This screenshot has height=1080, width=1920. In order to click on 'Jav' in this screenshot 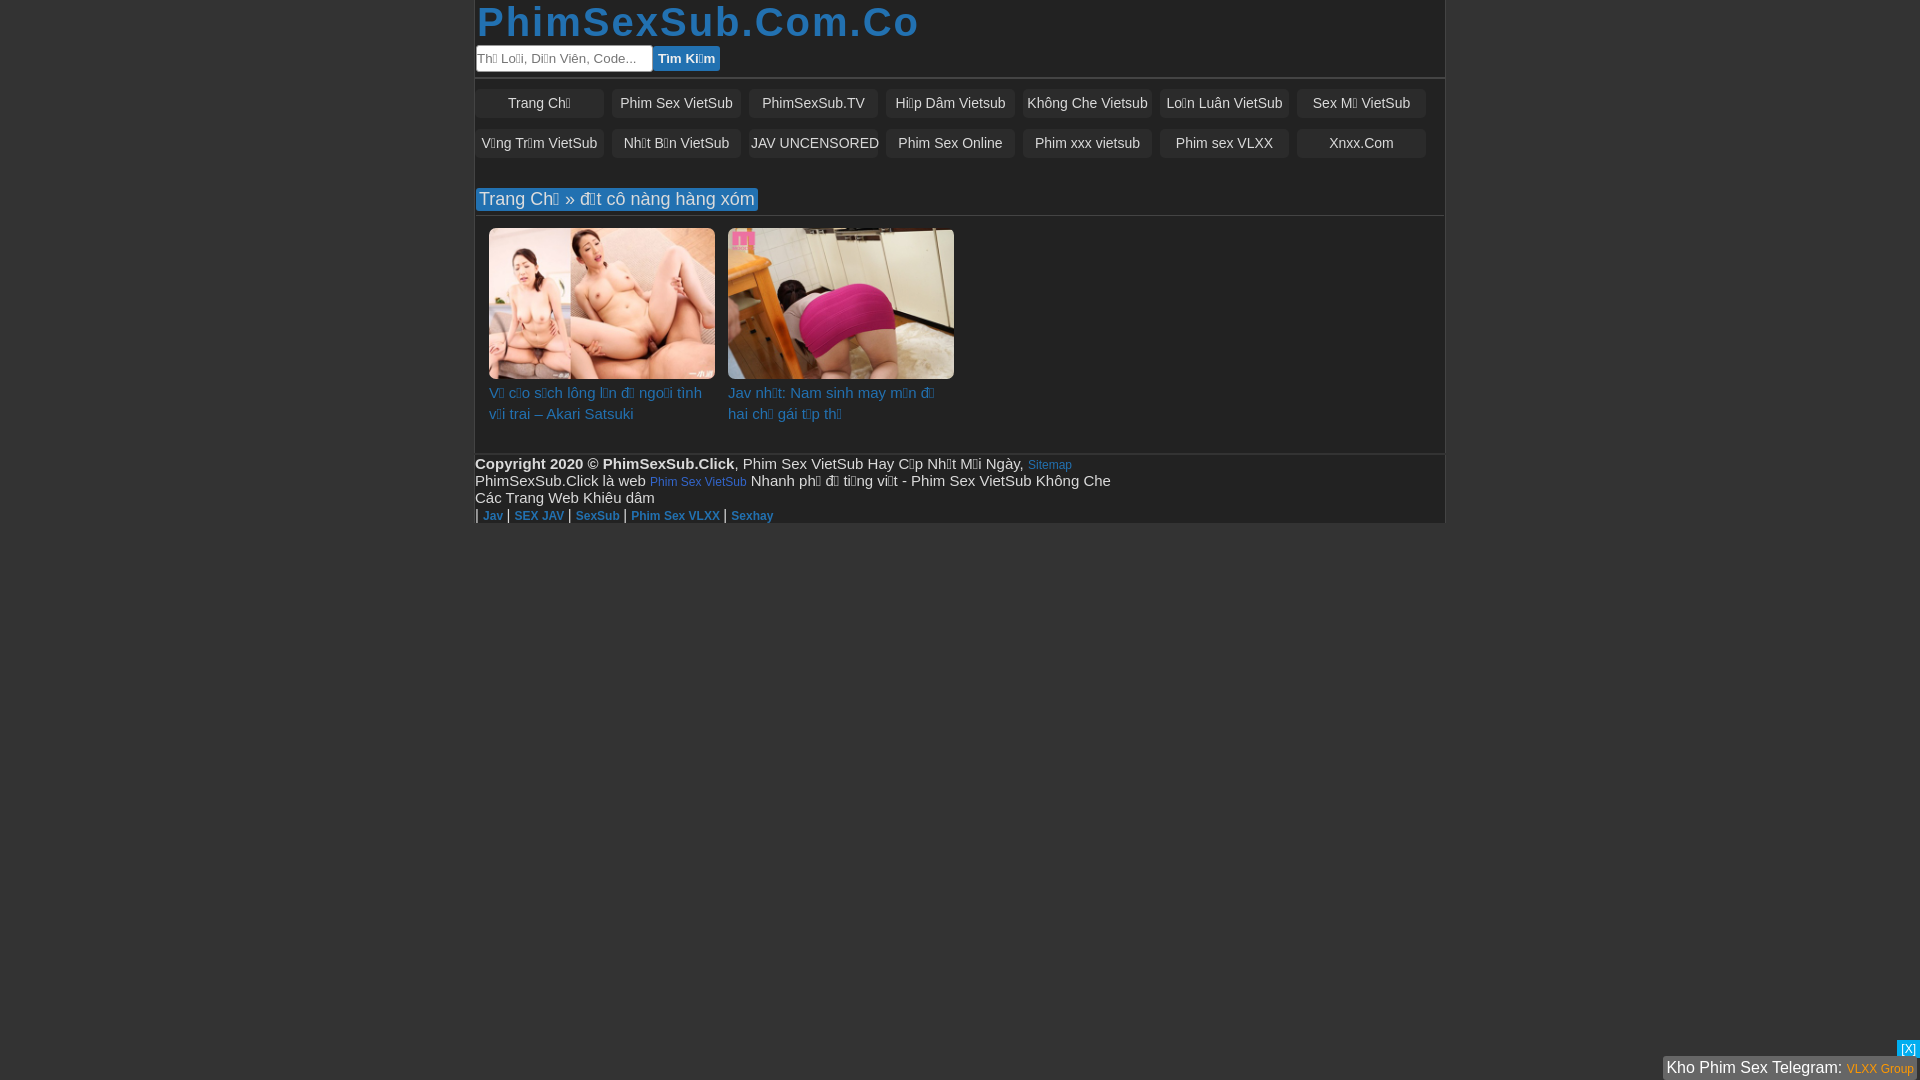, I will do `click(494, 515)`.